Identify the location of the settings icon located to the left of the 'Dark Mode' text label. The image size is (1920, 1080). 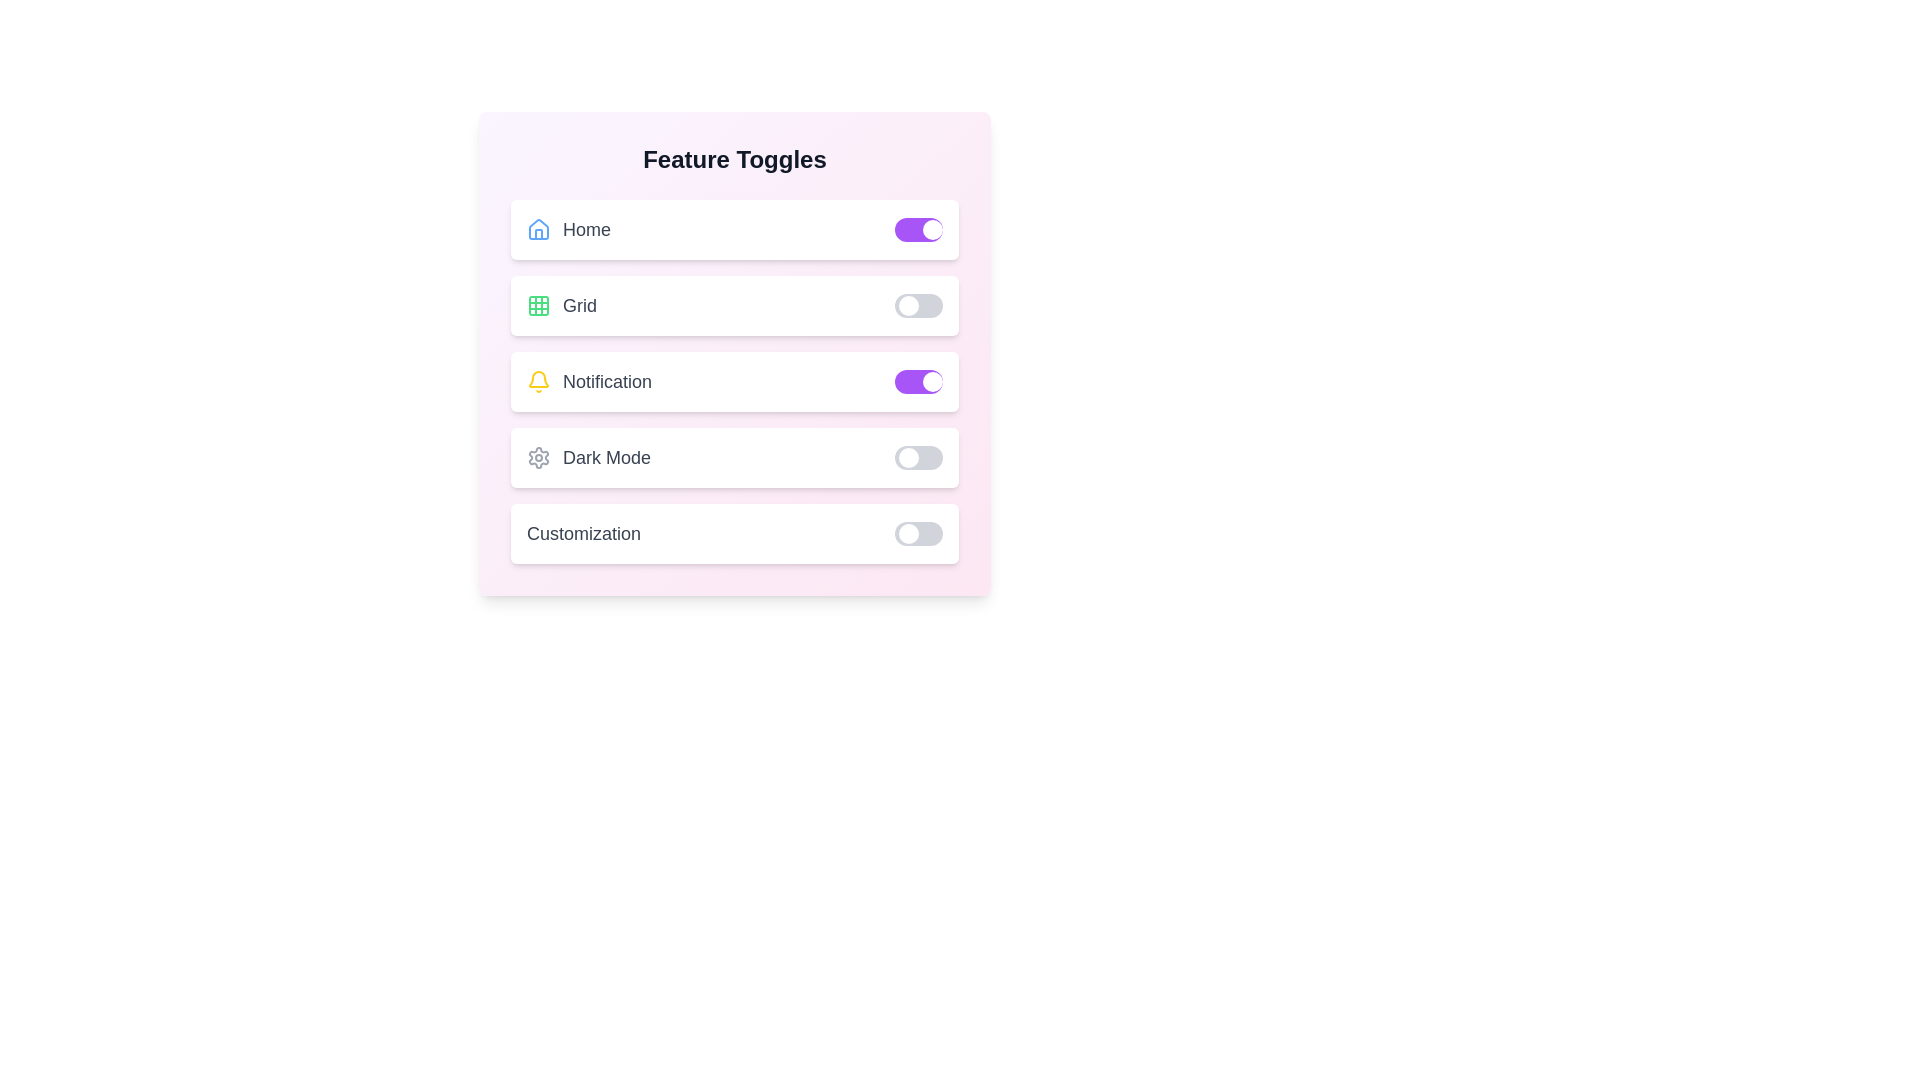
(538, 458).